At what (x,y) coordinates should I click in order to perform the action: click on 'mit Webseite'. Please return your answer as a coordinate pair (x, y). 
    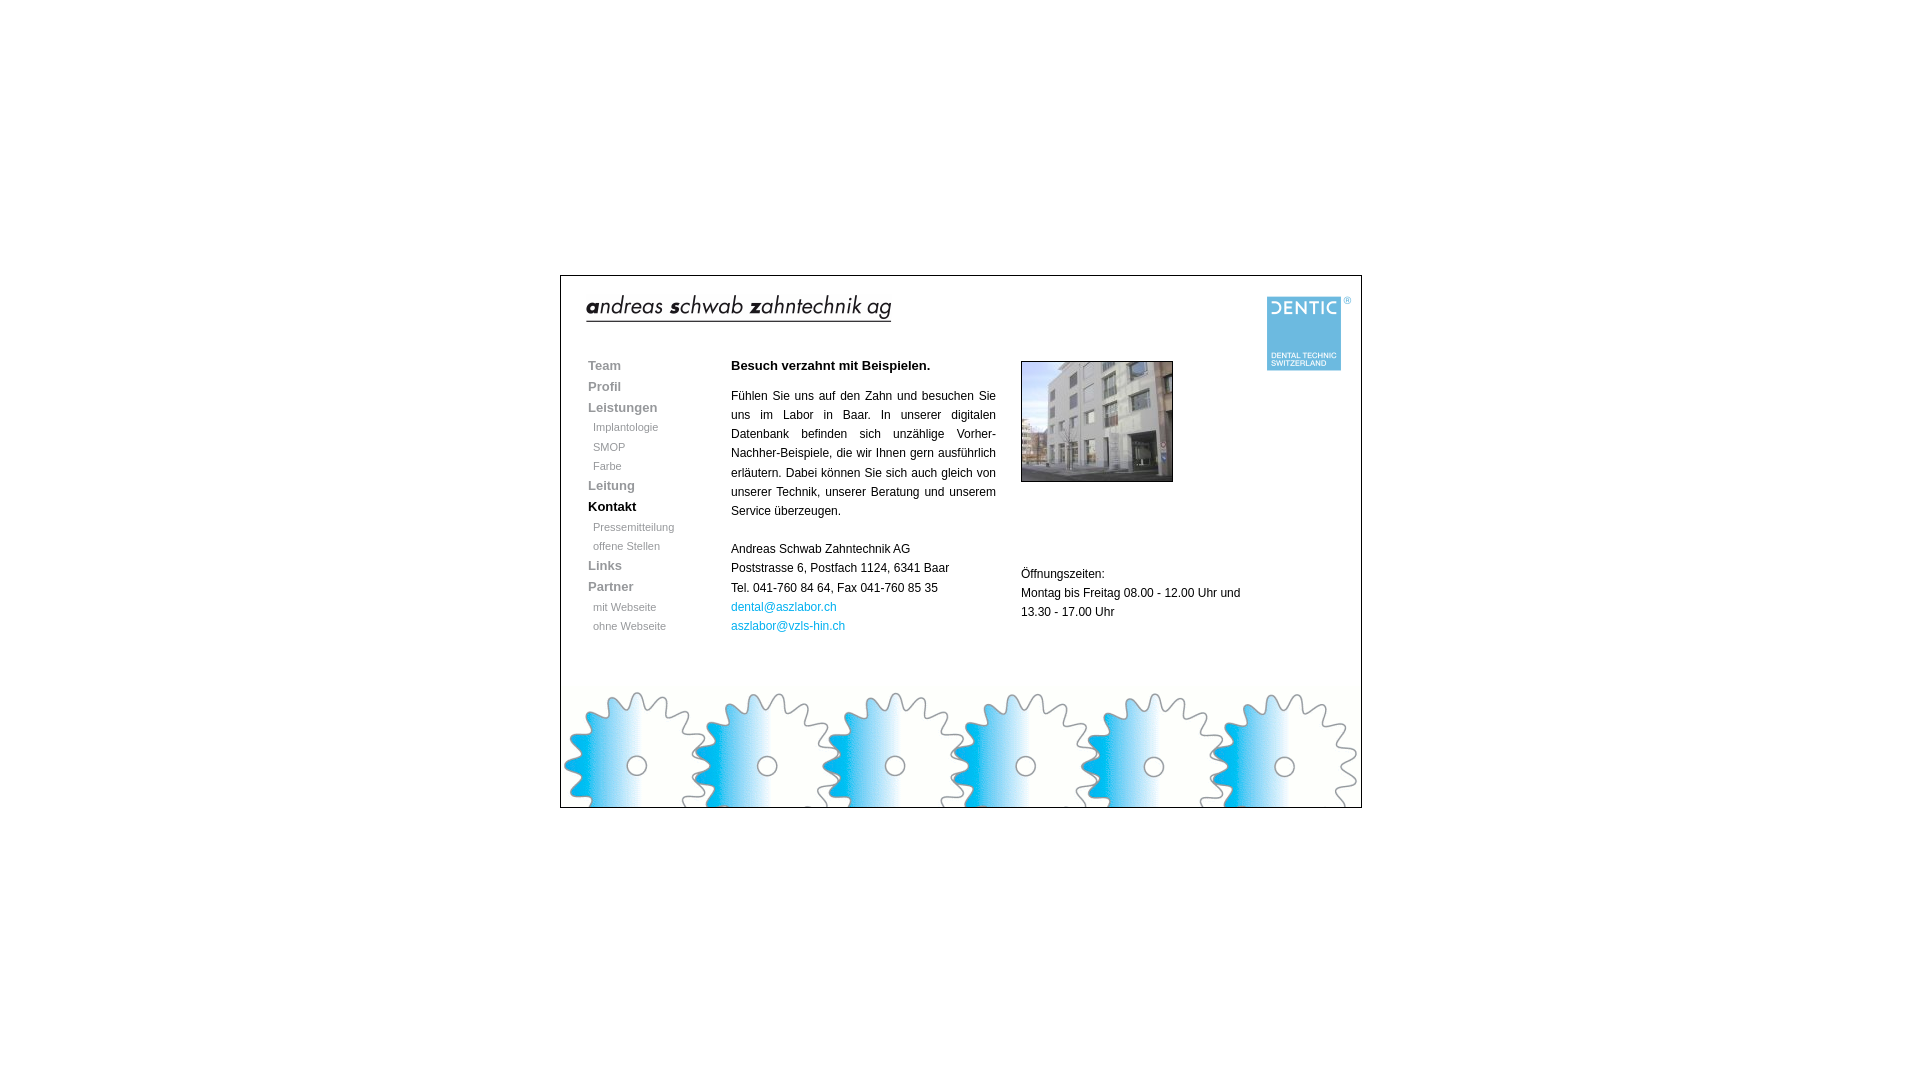
    Looking at the image, I should click on (623, 605).